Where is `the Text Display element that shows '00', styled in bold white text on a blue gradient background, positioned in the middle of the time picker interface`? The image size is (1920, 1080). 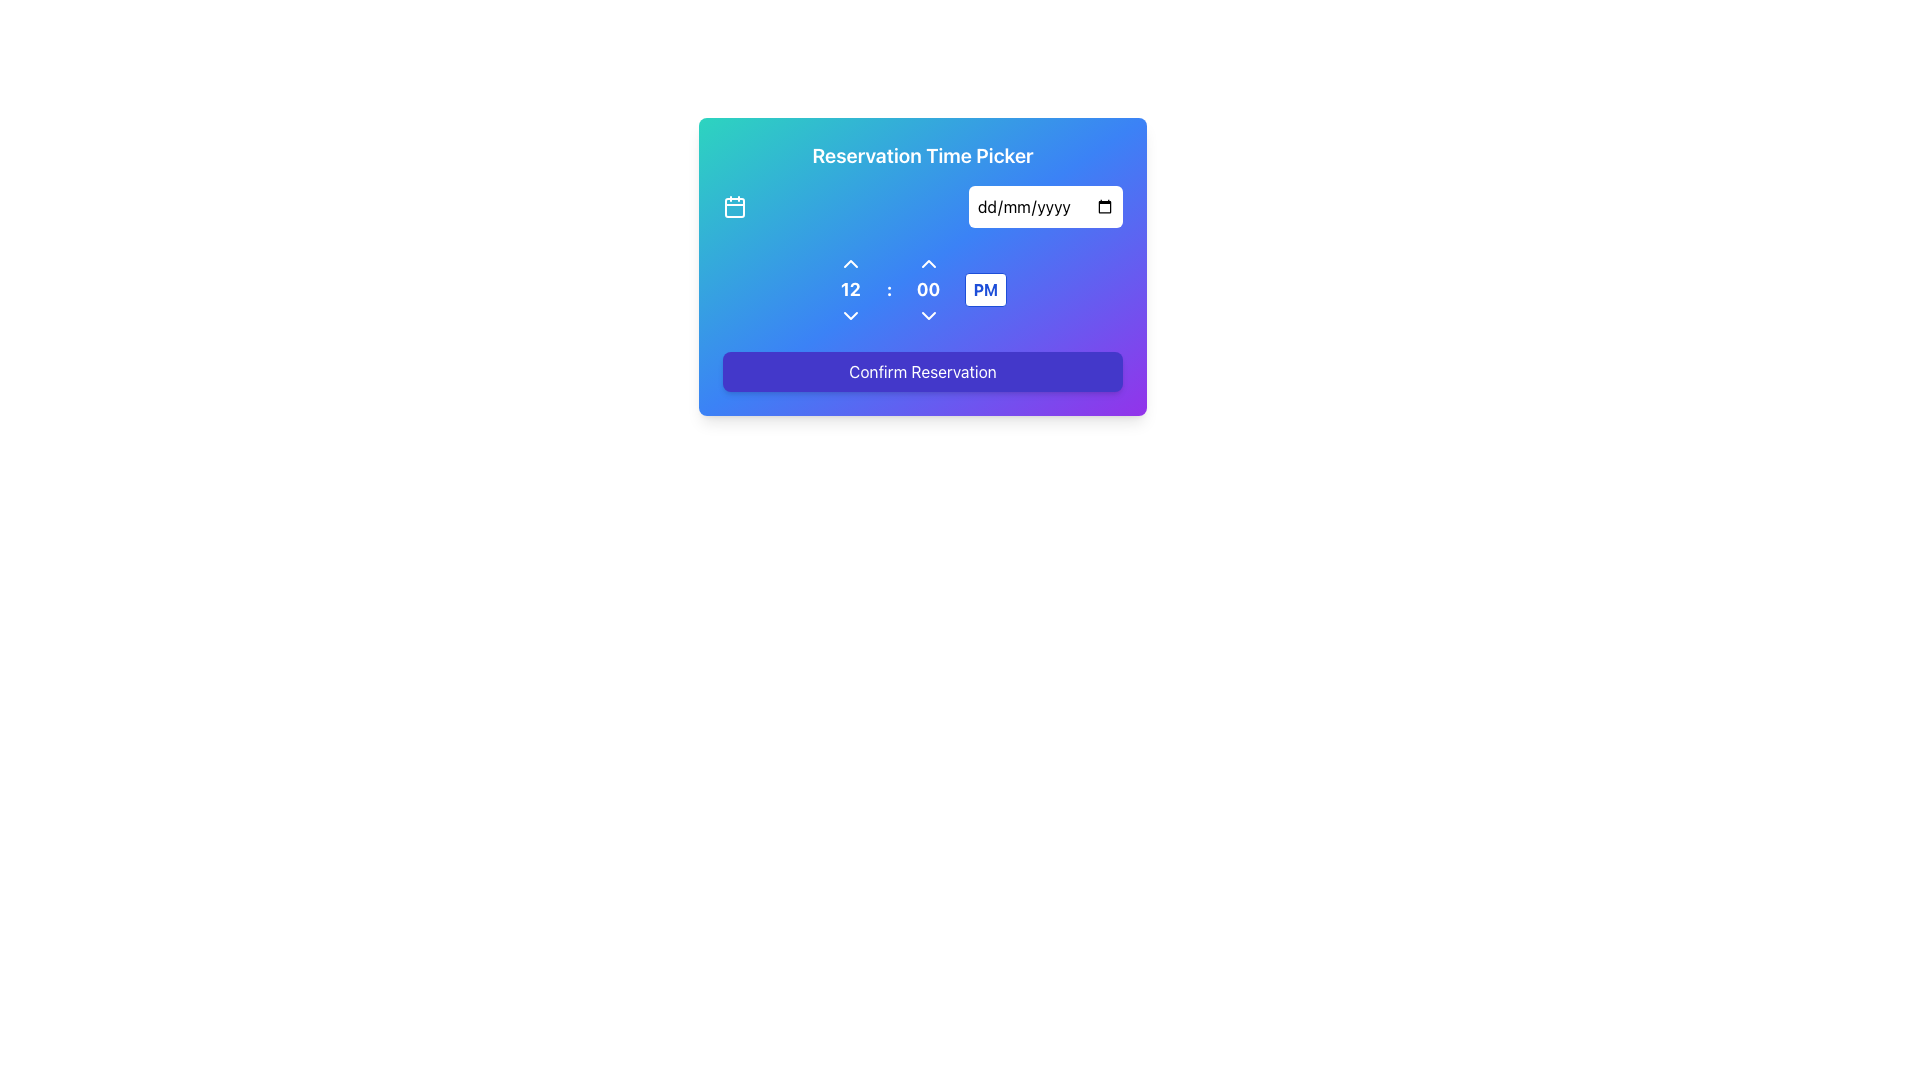 the Text Display element that shows '00', styled in bold white text on a blue gradient background, positioned in the middle of the time picker interface is located at coordinates (927, 289).